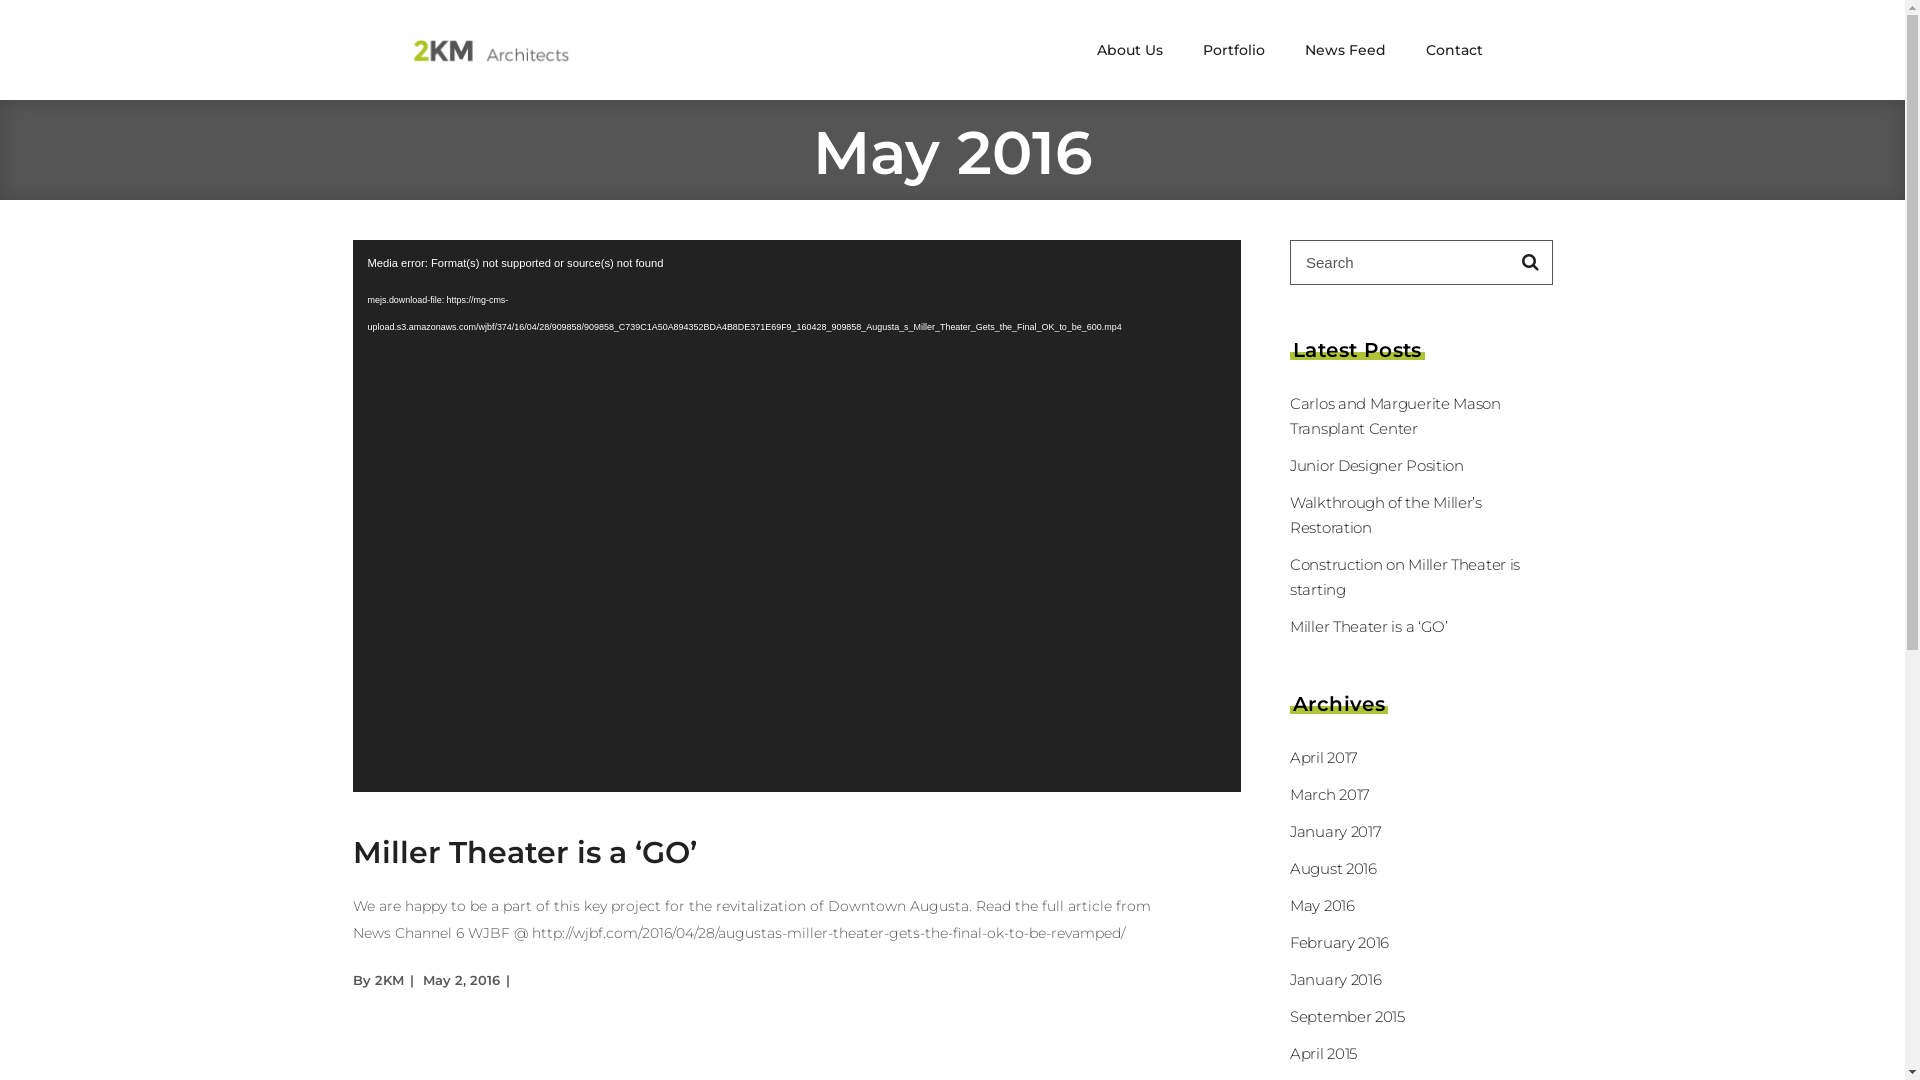 The height and width of the screenshot is (1080, 1920). What do you see at coordinates (1329, 793) in the screenshot?
I see `'March 2017'` at bounding box center [1329, 793].